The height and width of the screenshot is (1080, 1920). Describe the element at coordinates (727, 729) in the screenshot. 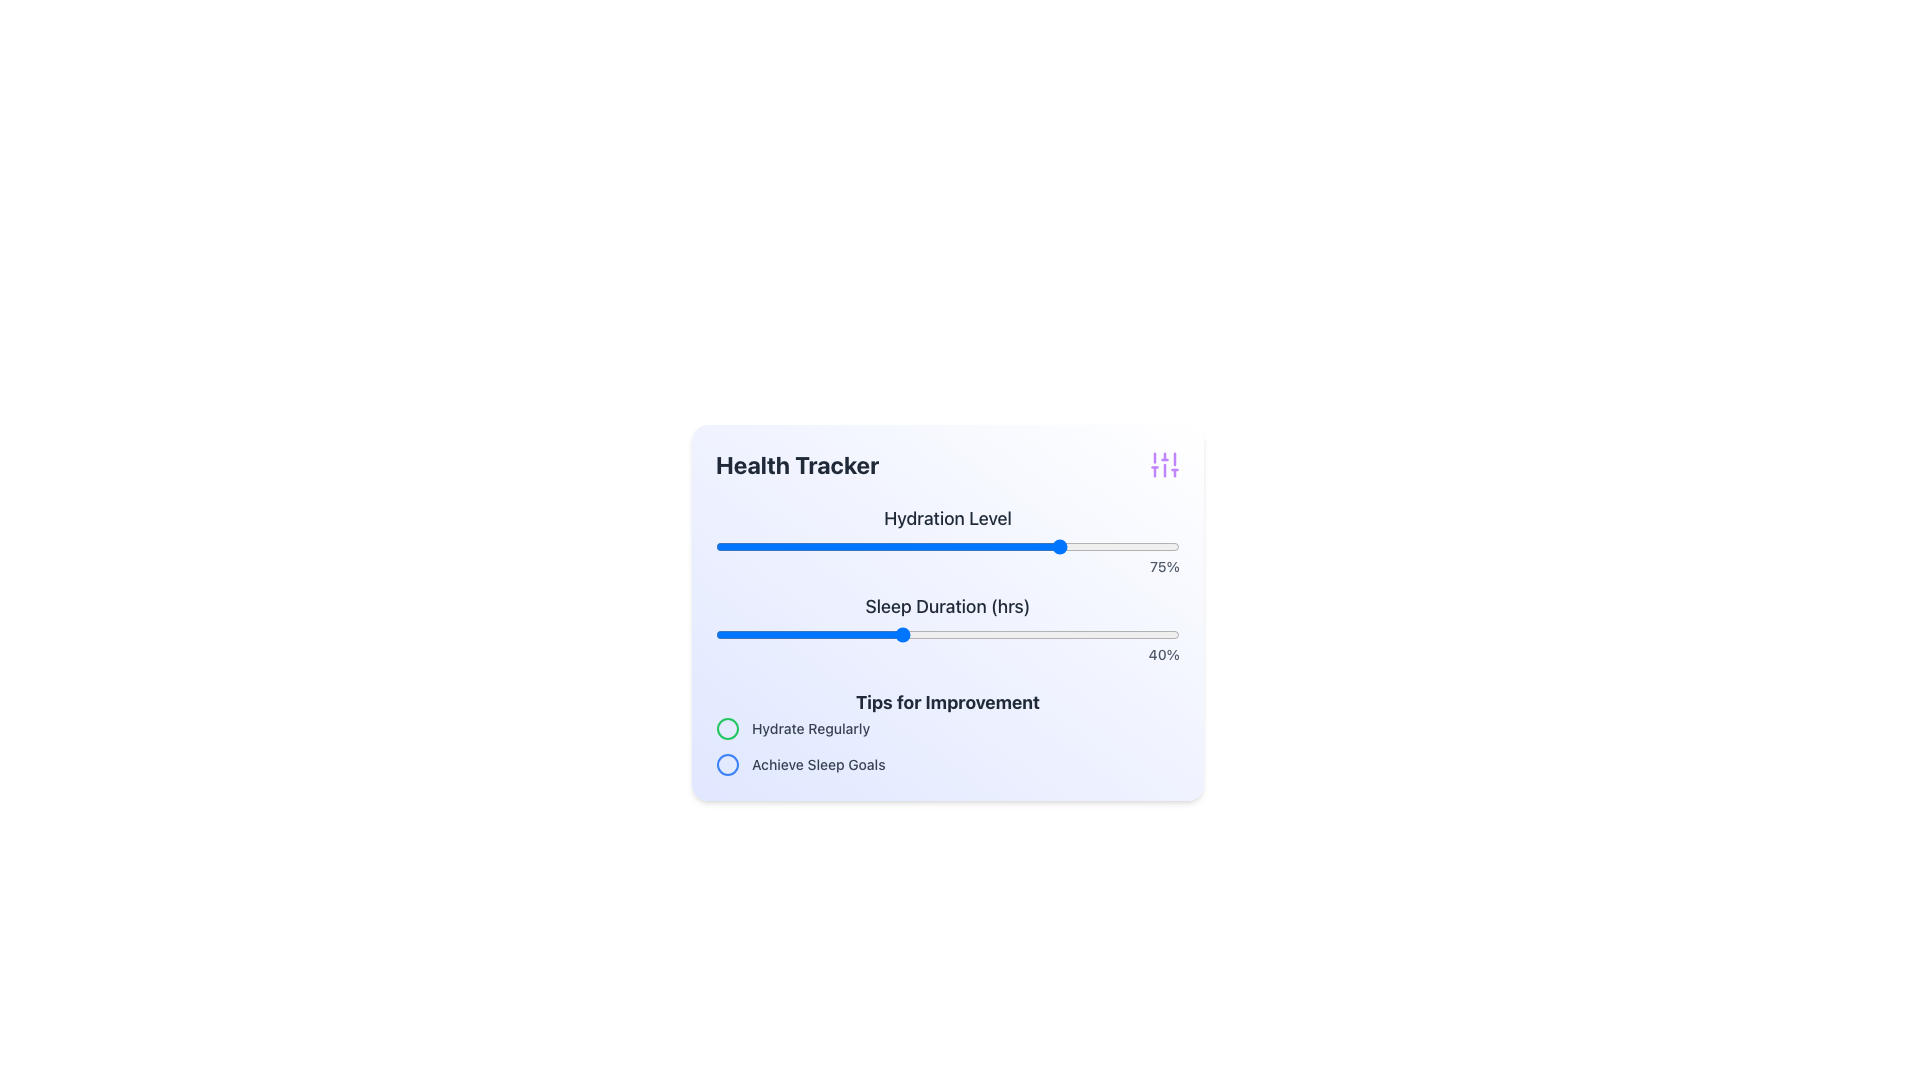

I see `the Circular Decorative Indicator with a green outline located near the 'Hydrate Regularly' label in the 'Tips for Improvement' section` at that location.